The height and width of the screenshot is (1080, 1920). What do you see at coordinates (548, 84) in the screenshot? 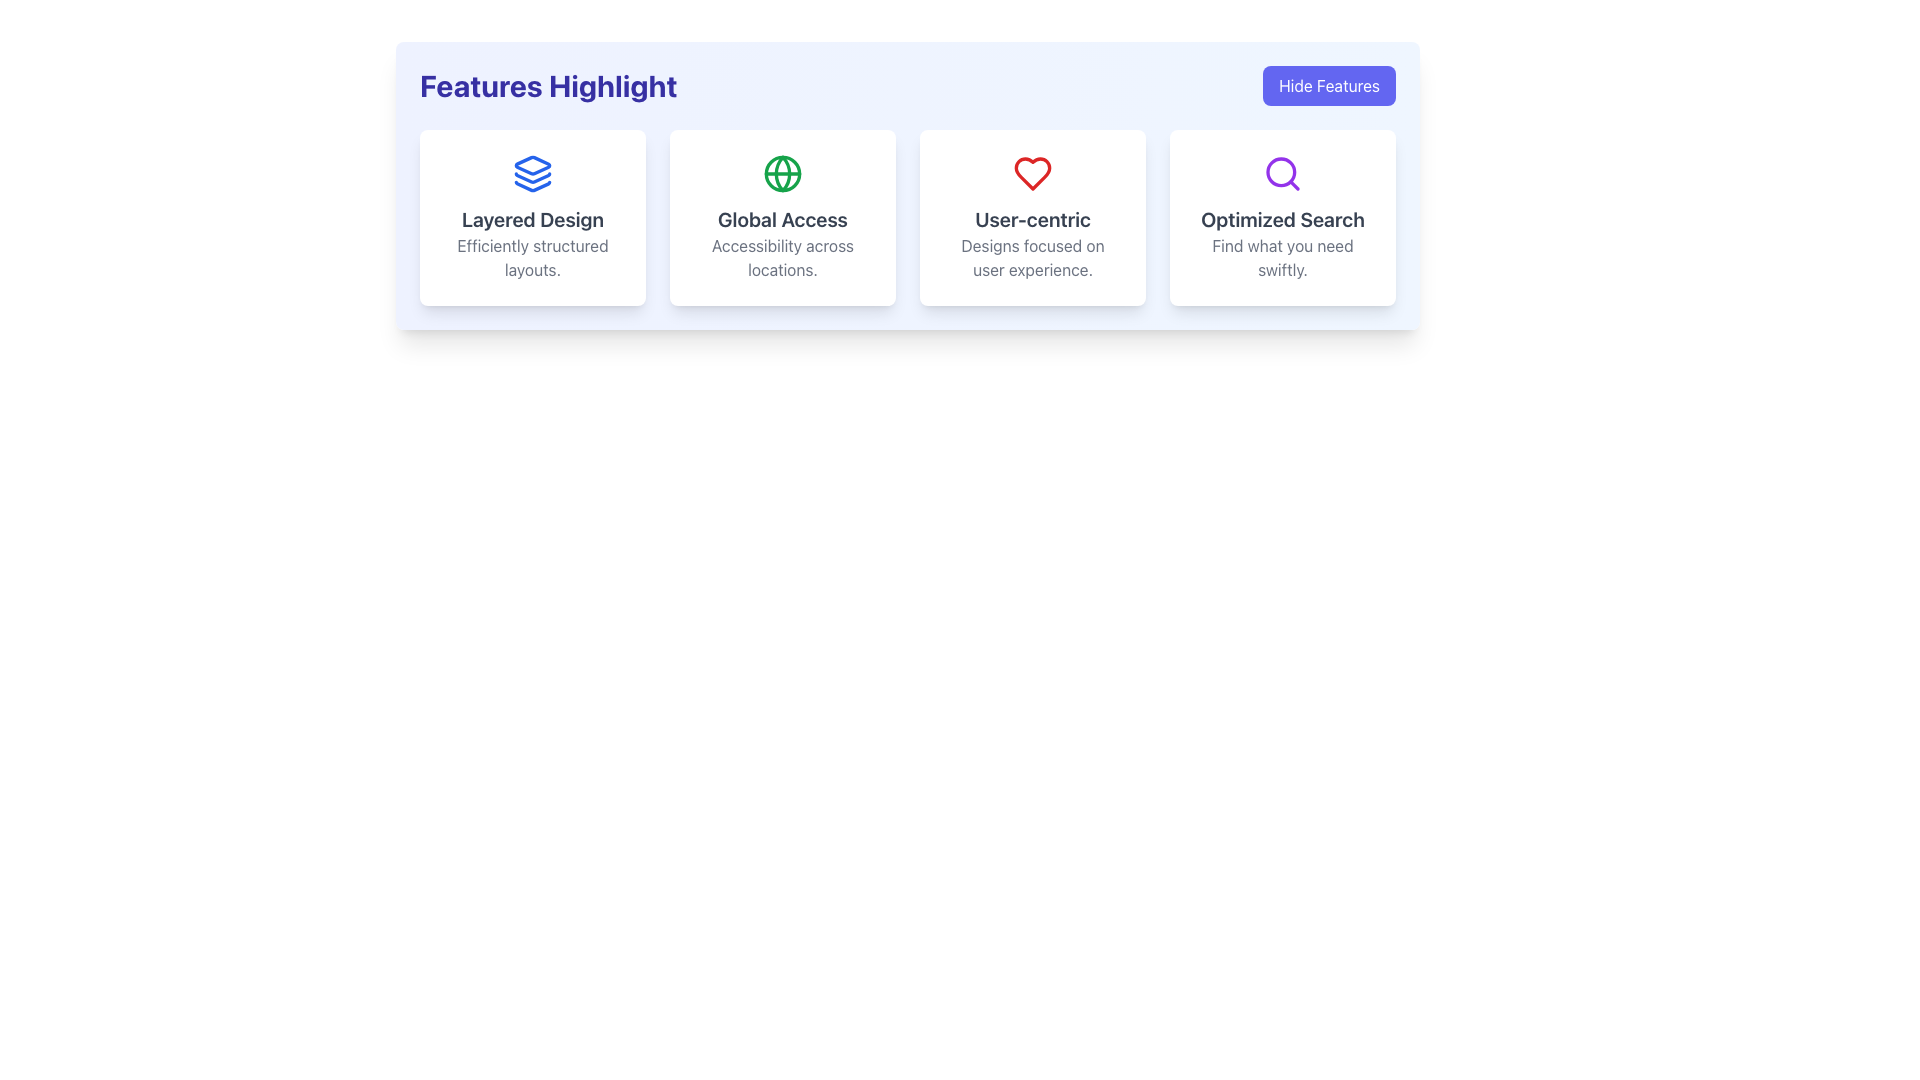
I see `the header text element labeled 'Features Highlight', which is positioned to the left of the 'Hide Features' button` at bounding box center [548, 84].